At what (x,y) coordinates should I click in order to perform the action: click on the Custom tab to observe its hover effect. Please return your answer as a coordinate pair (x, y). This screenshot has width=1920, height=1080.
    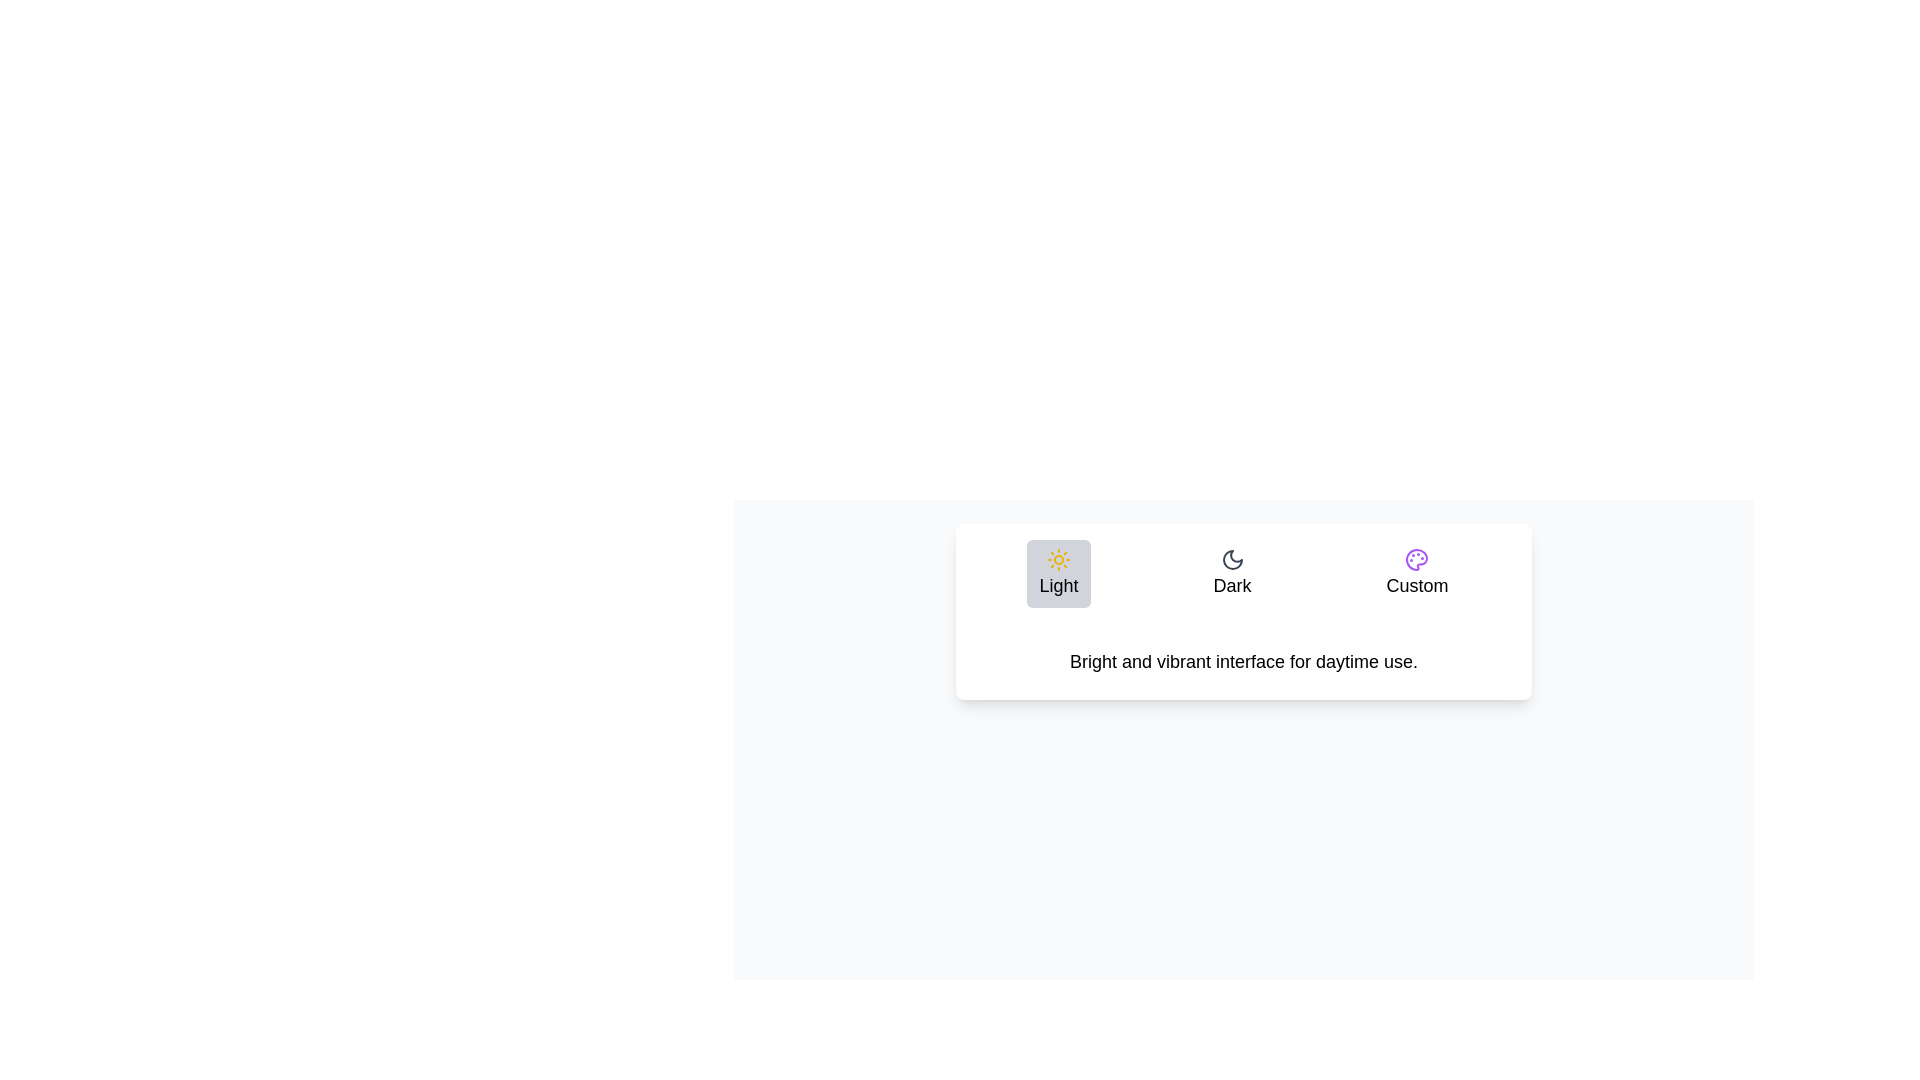
    Looking at the image, I should click on (1415, 574).